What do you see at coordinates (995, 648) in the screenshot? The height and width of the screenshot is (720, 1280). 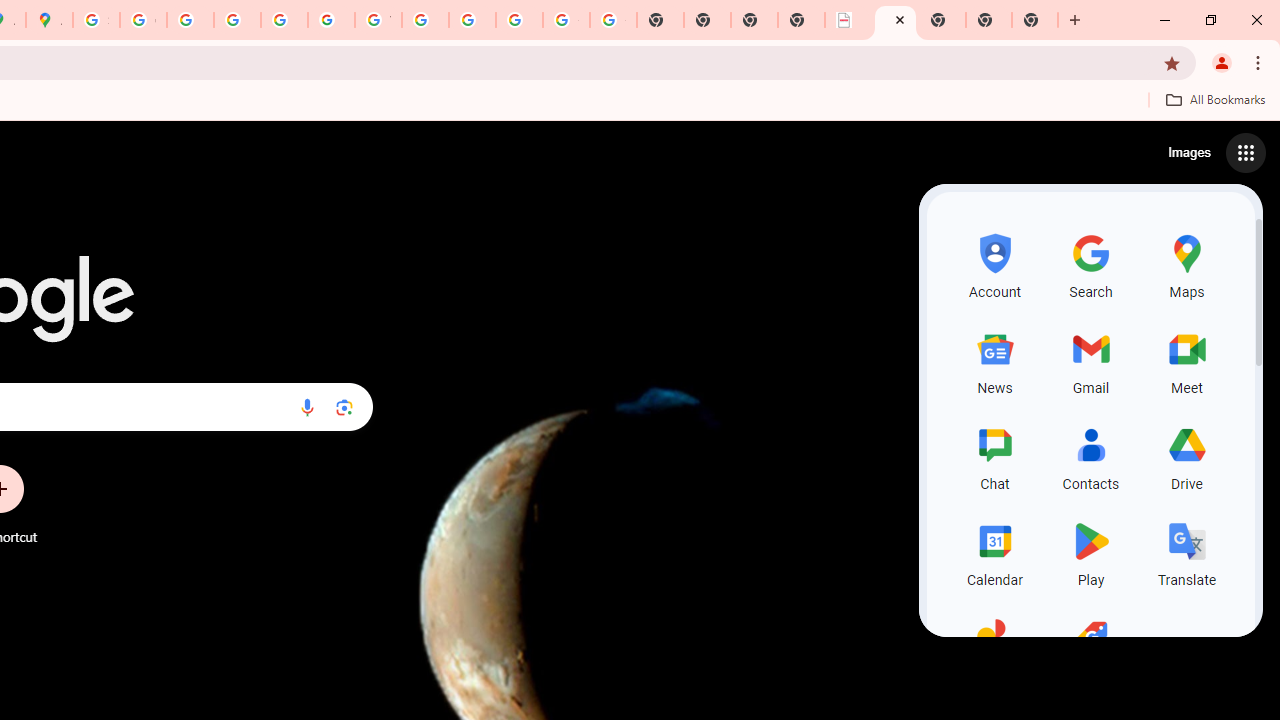 I see `'Photos, row 5 of 5 and column 1 of 3 in the first section'` at bounding box center [995, 648].